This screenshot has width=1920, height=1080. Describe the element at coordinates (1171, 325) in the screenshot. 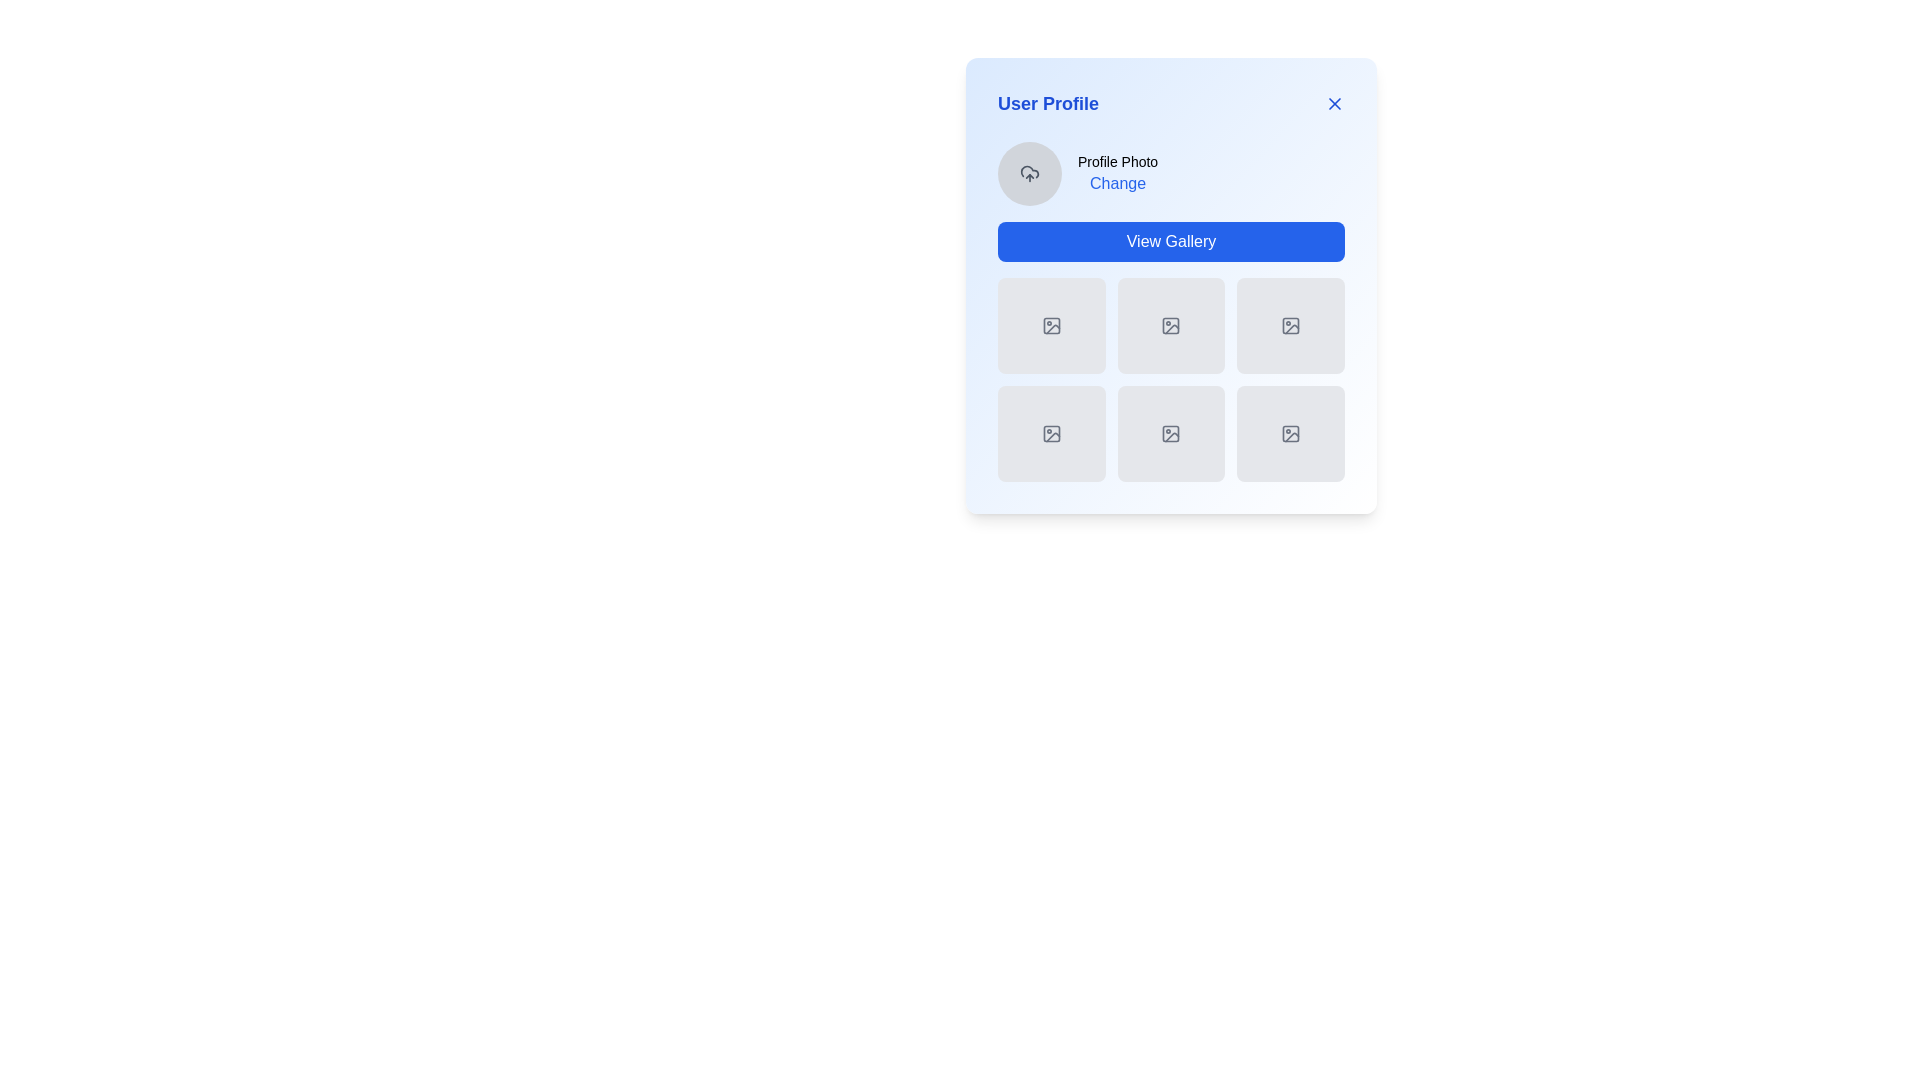

I see `the SVG rectangle representing the image placeholder icon located in the second column of the top row in a 3x2 grid of placeholders` at that location.